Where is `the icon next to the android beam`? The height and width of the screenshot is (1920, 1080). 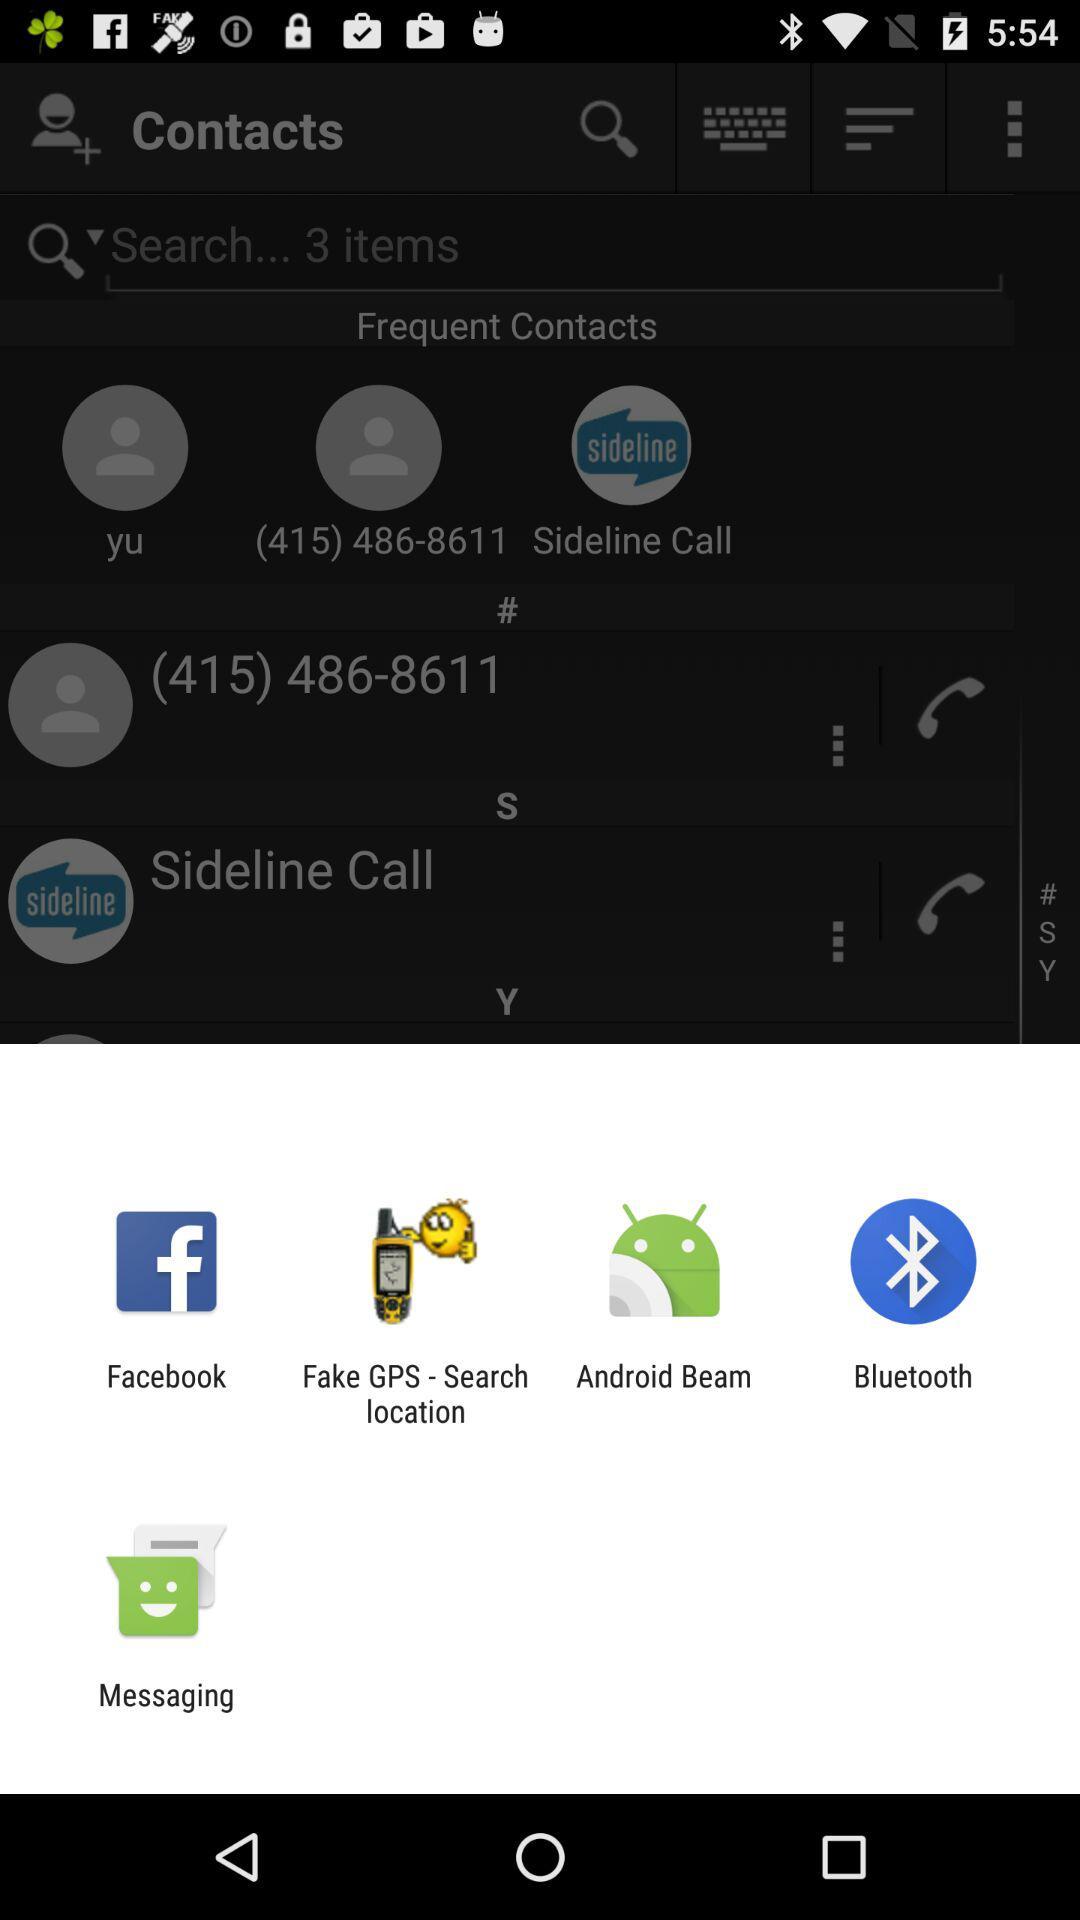
the icon next to the android beam is located at coordinates (414, 1392).